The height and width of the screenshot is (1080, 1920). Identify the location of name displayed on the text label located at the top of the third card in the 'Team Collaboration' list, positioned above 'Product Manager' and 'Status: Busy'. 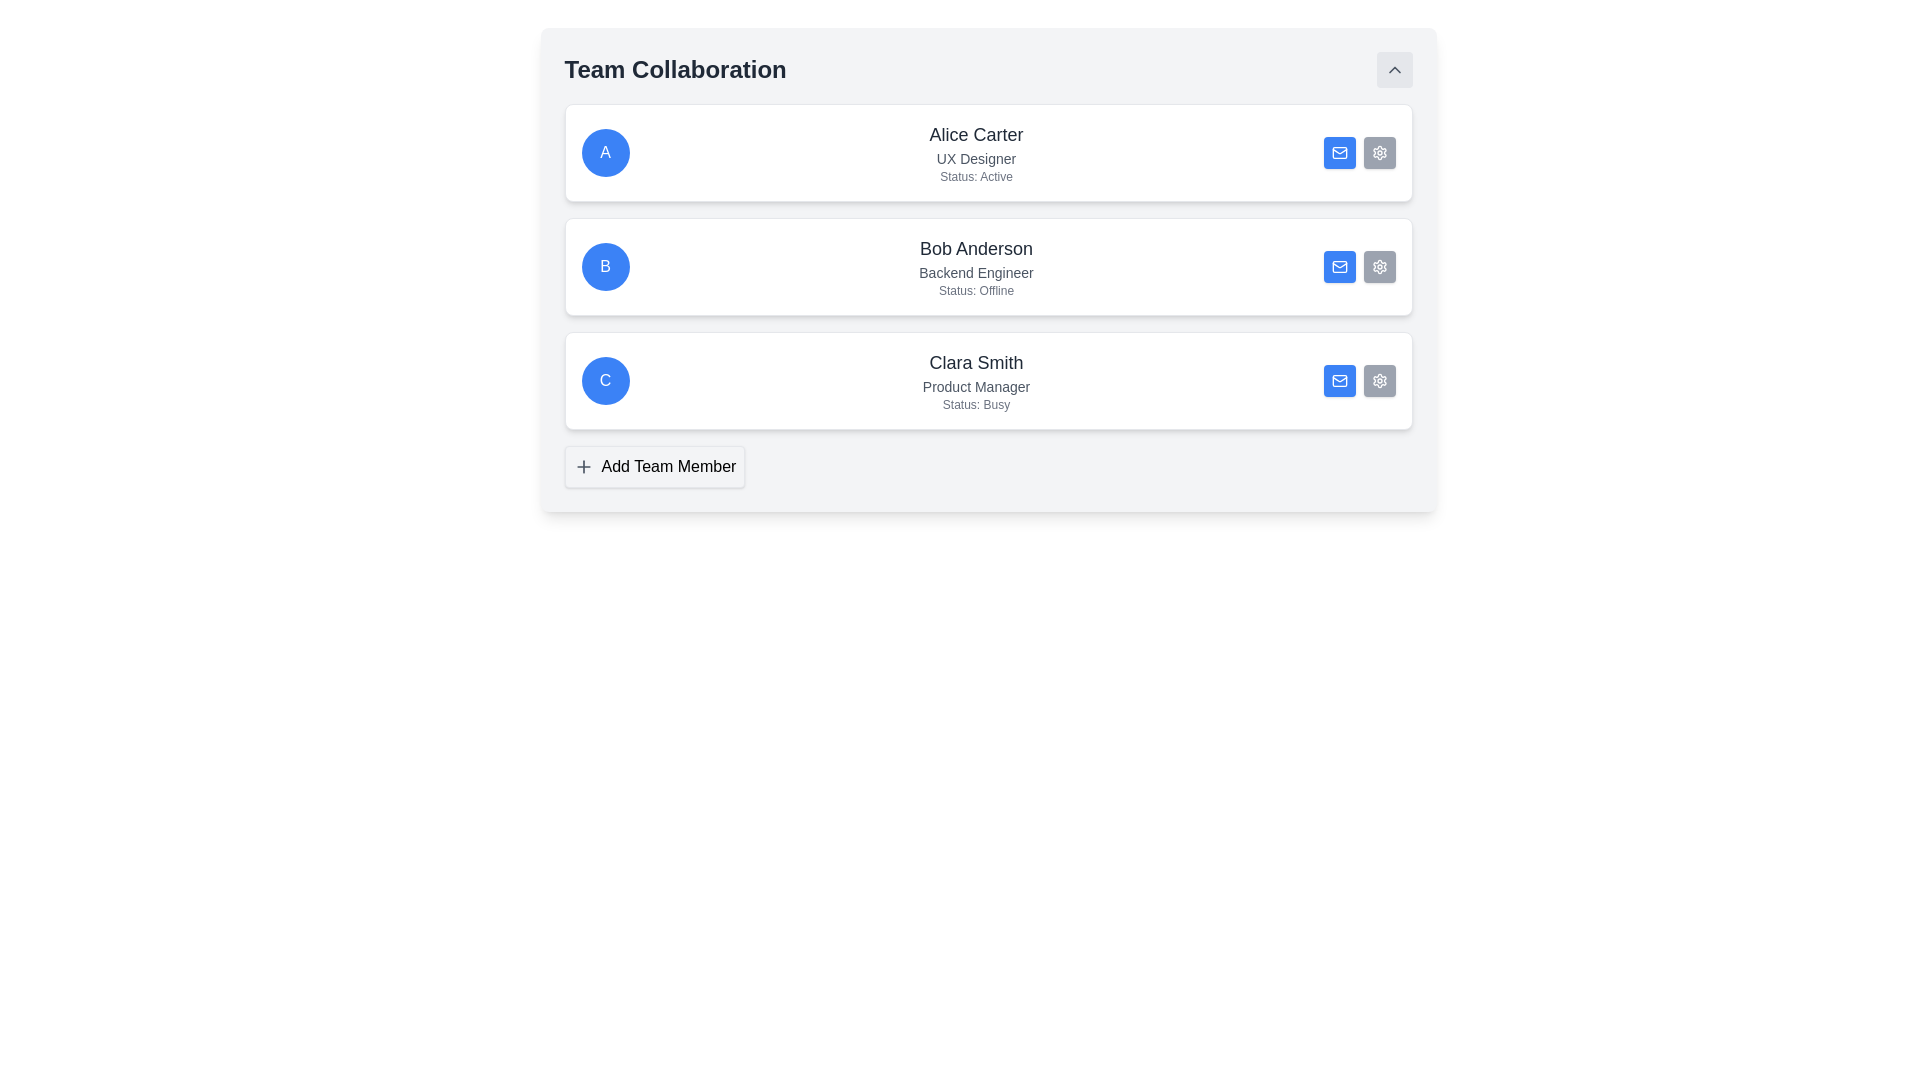
(976, 362).